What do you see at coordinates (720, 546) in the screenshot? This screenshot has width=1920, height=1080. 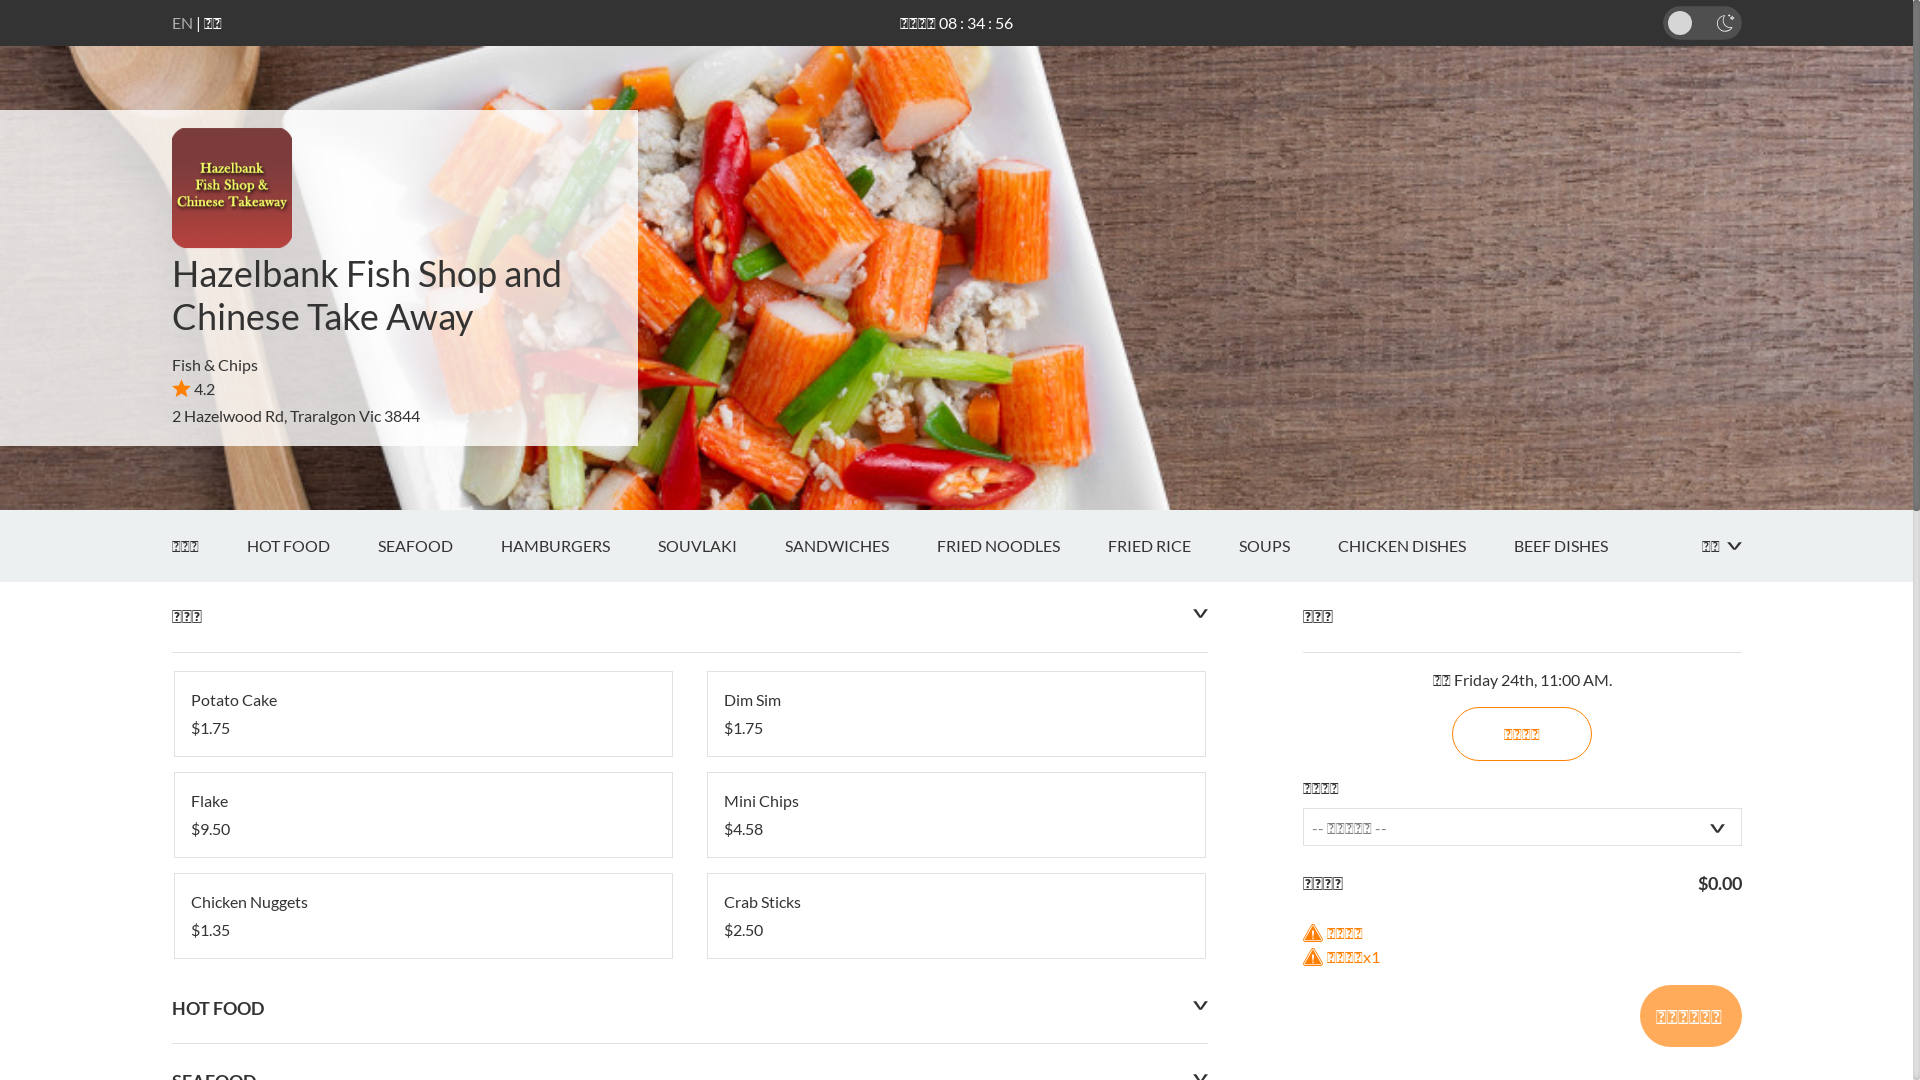 I see `'SOUVLAKI'` at bounding box center [720, 546].